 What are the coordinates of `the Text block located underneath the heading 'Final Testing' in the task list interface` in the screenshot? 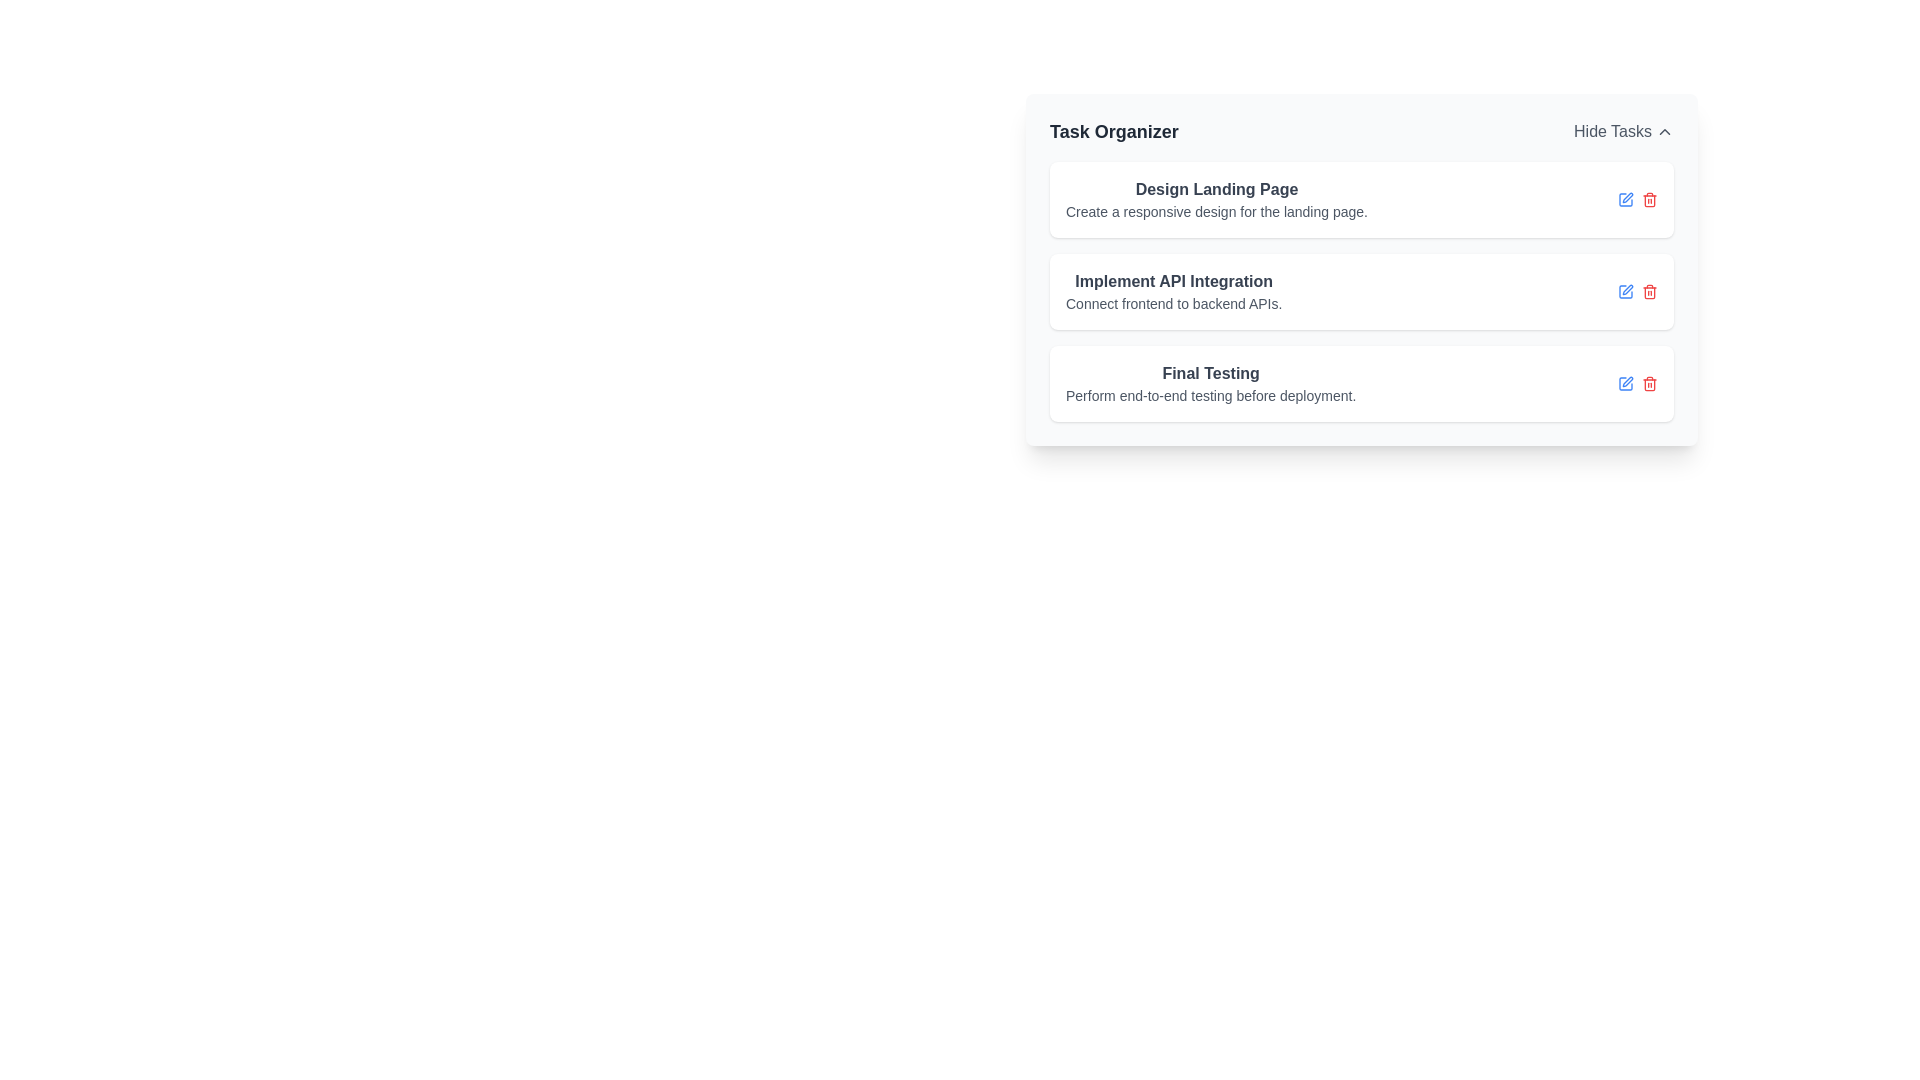 It's located at (1210, 396).